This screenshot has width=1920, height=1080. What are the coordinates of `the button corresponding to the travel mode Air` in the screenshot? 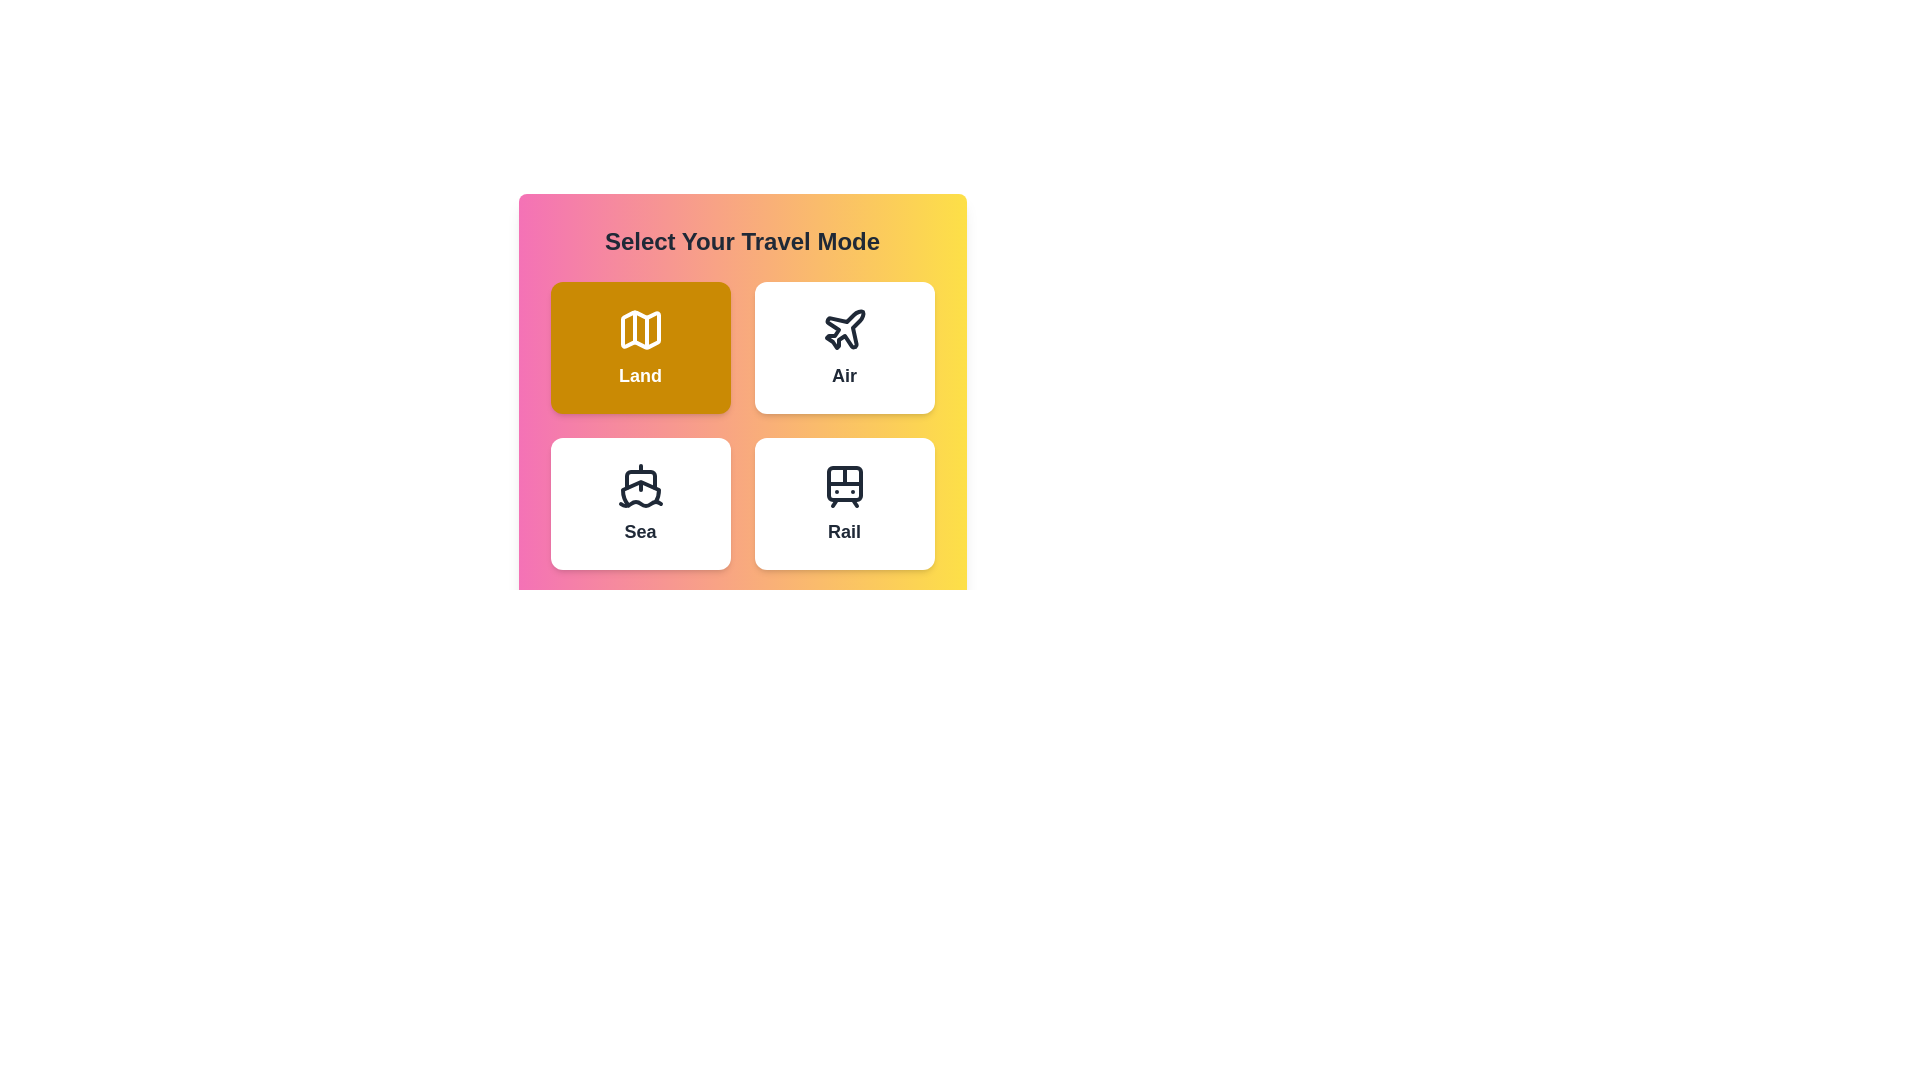 It's located at (844, 346).